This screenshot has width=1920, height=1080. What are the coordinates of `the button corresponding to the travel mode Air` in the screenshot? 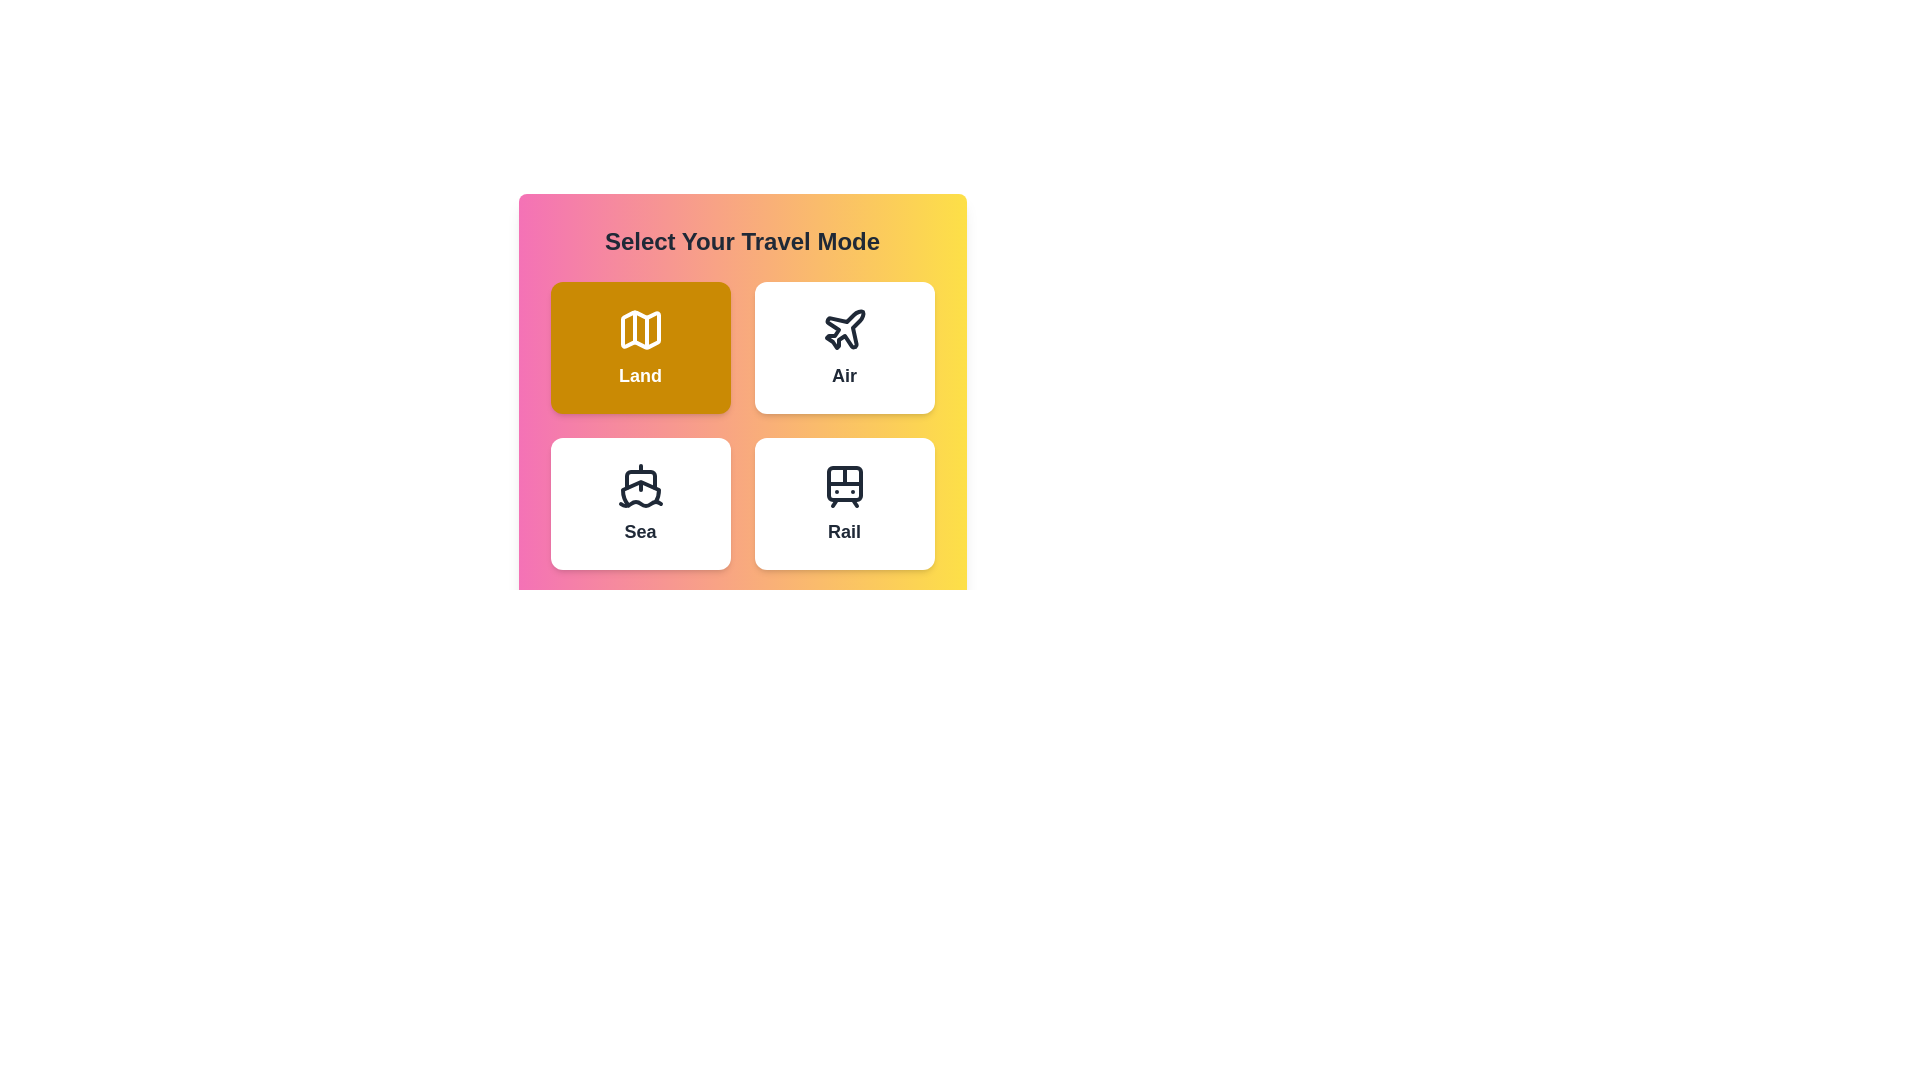 It's located at (844, 346).